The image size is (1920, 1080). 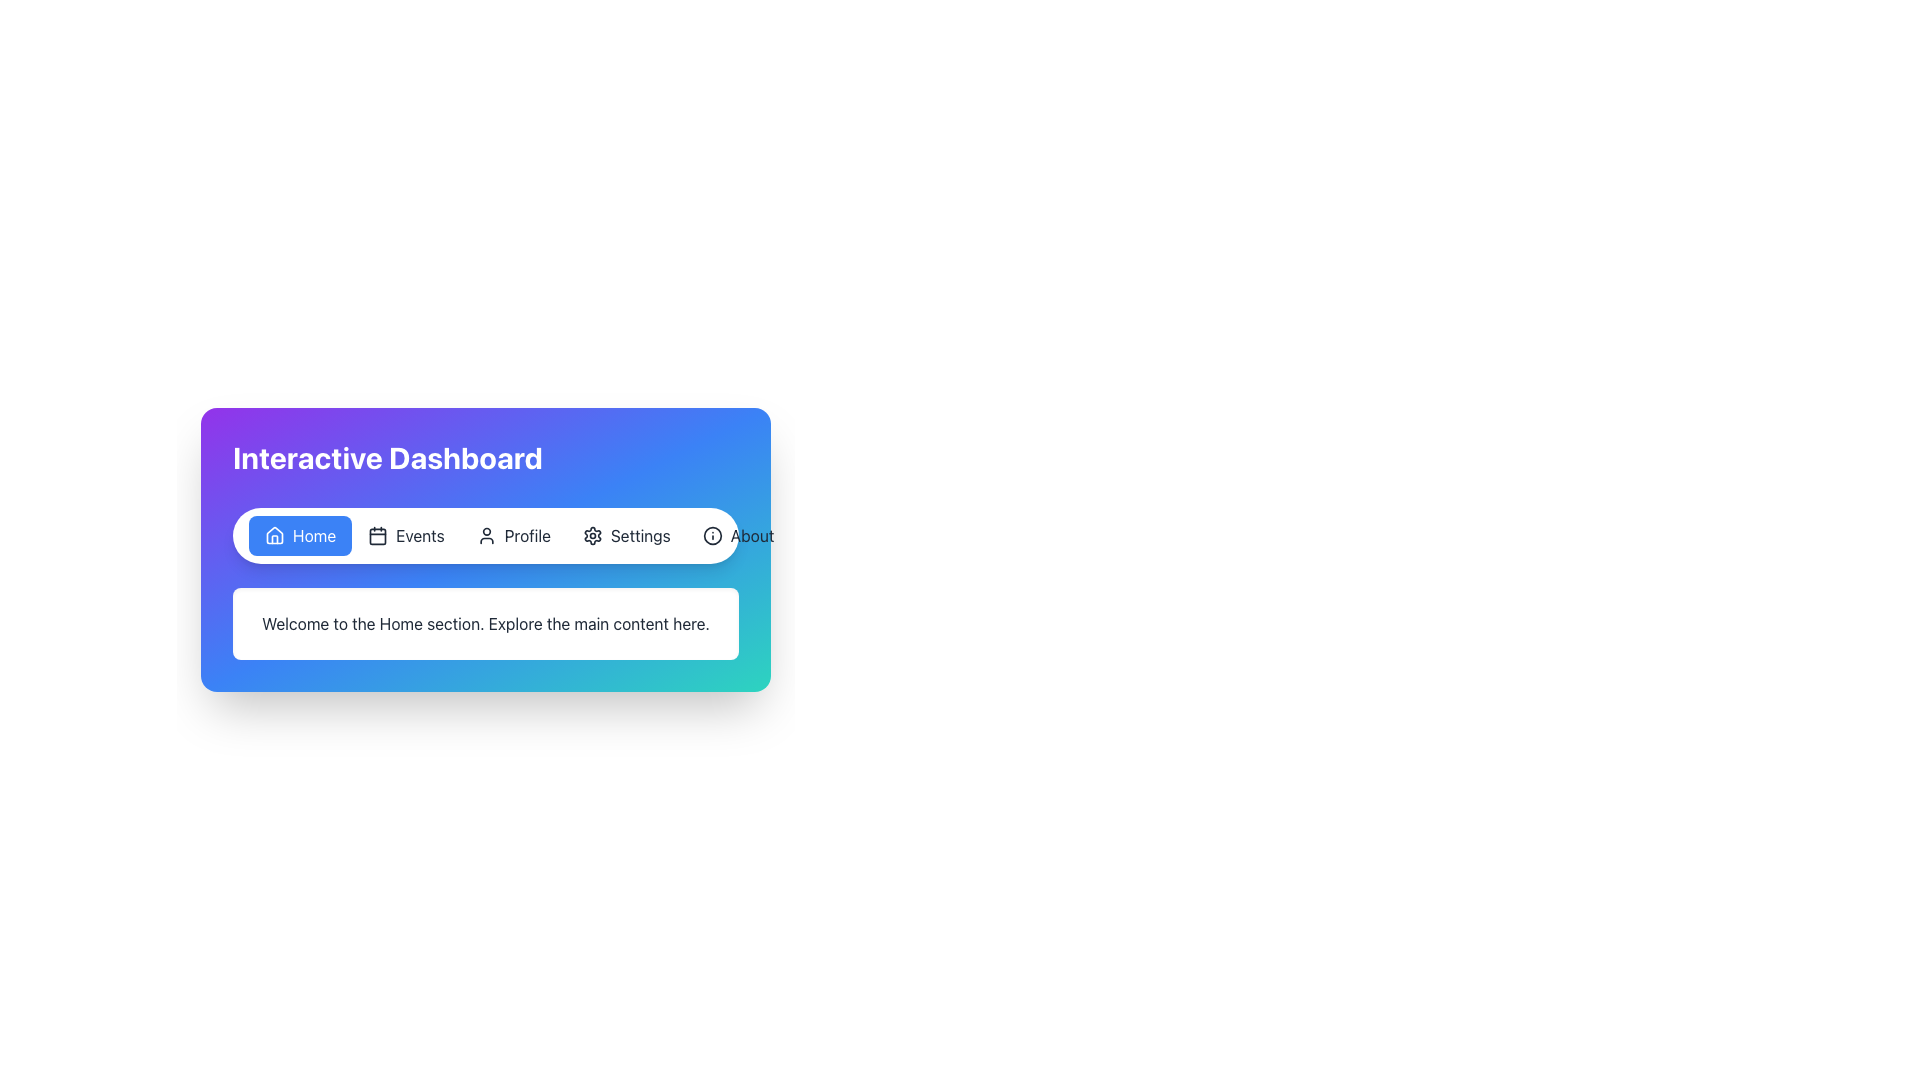 What do you see at coordinates (513, 535) in the screenshot?
I see `the third button in the navigation bar` at bounding box center [513, 535].